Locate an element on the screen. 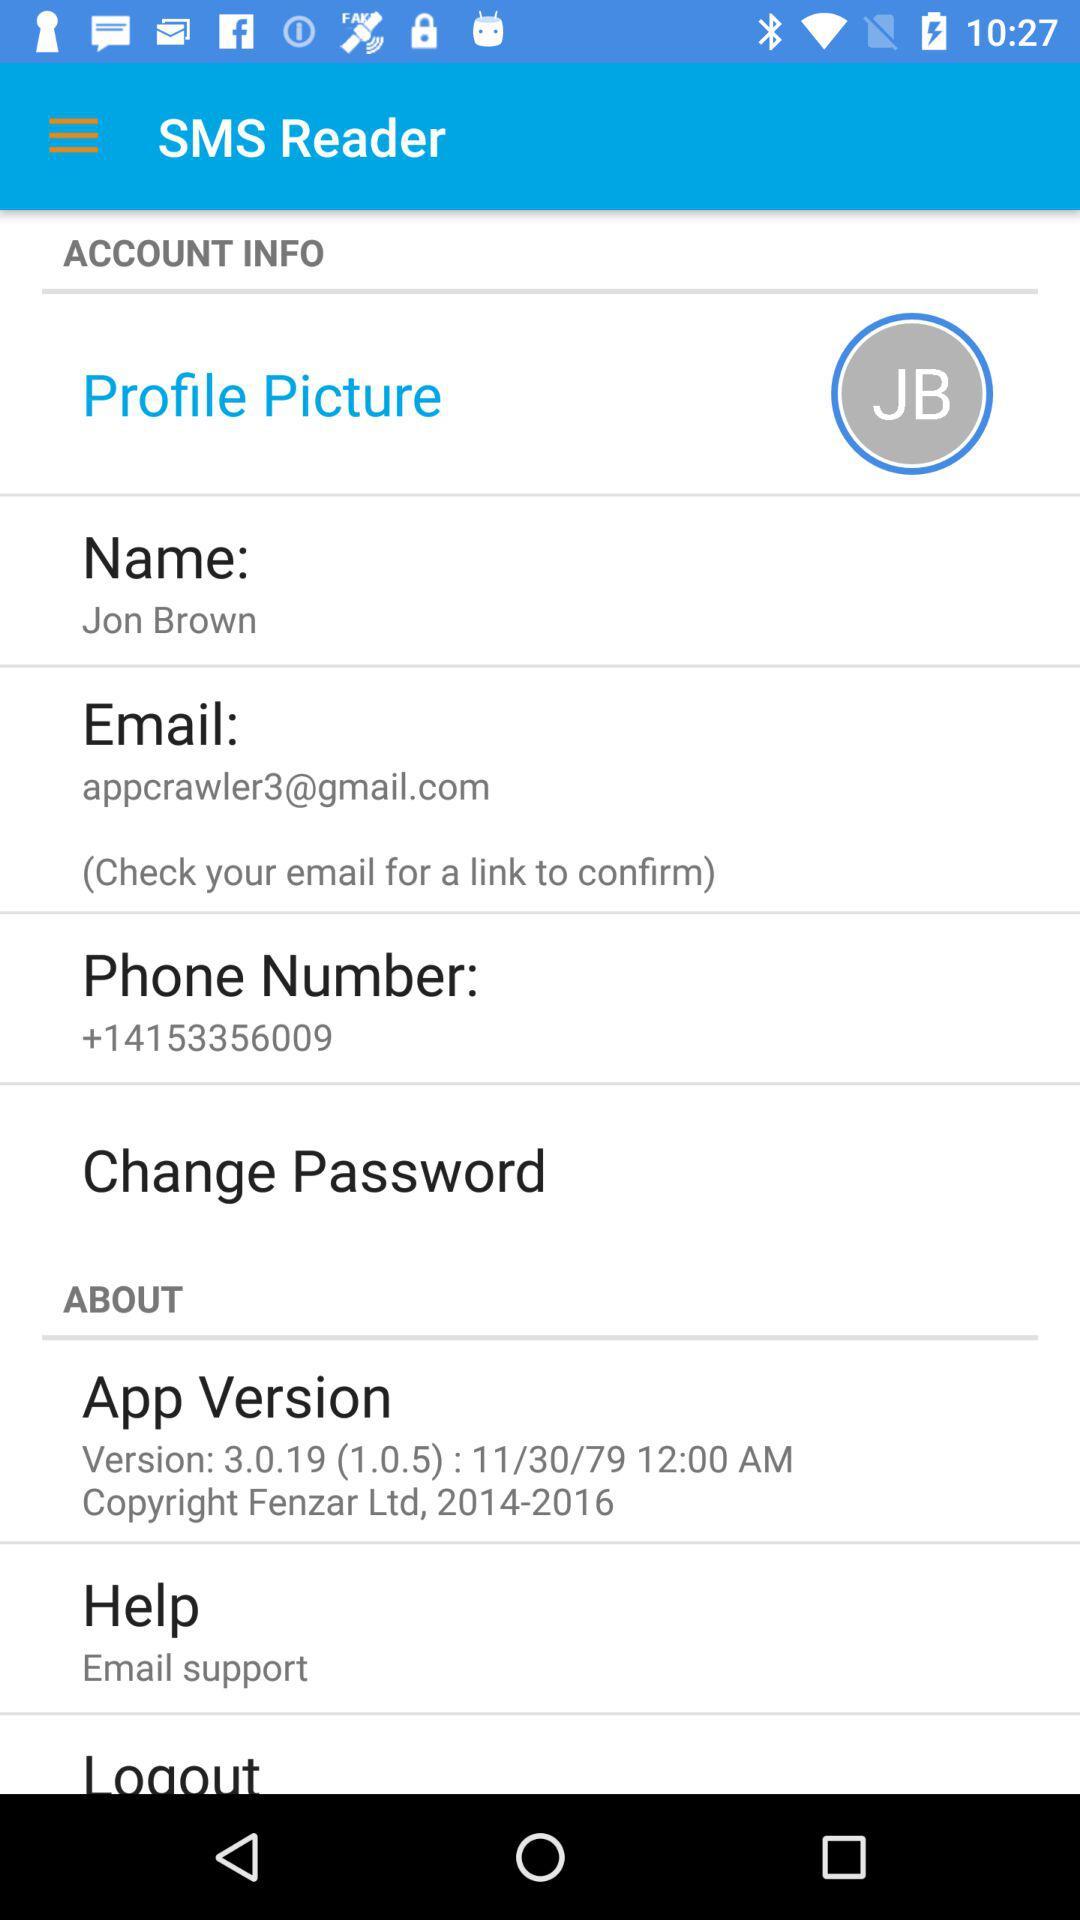 The height and width of the screenshot is (1920, 1080). about is located at coordinates (540, 1298).